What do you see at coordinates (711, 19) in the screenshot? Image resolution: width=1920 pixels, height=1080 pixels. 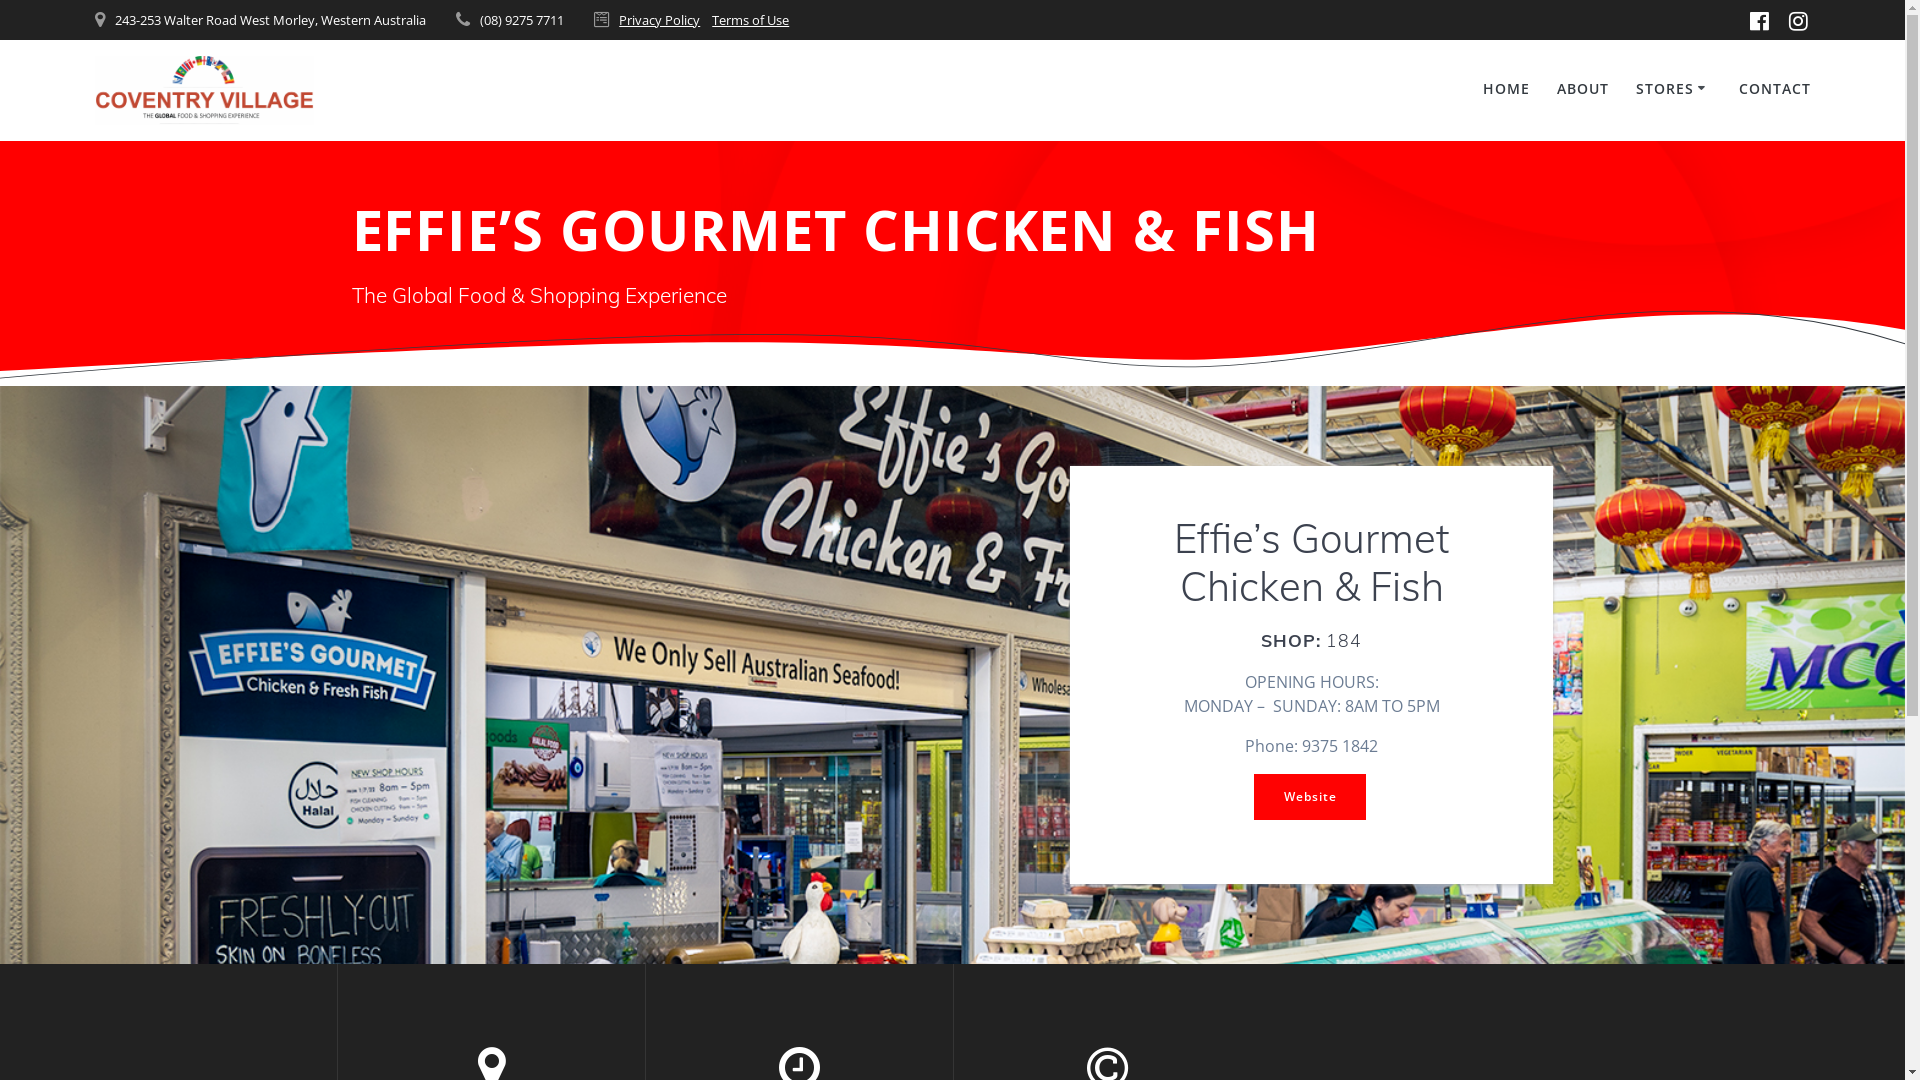 I see `'Terms of Use'` at bounding box center [711, 19].